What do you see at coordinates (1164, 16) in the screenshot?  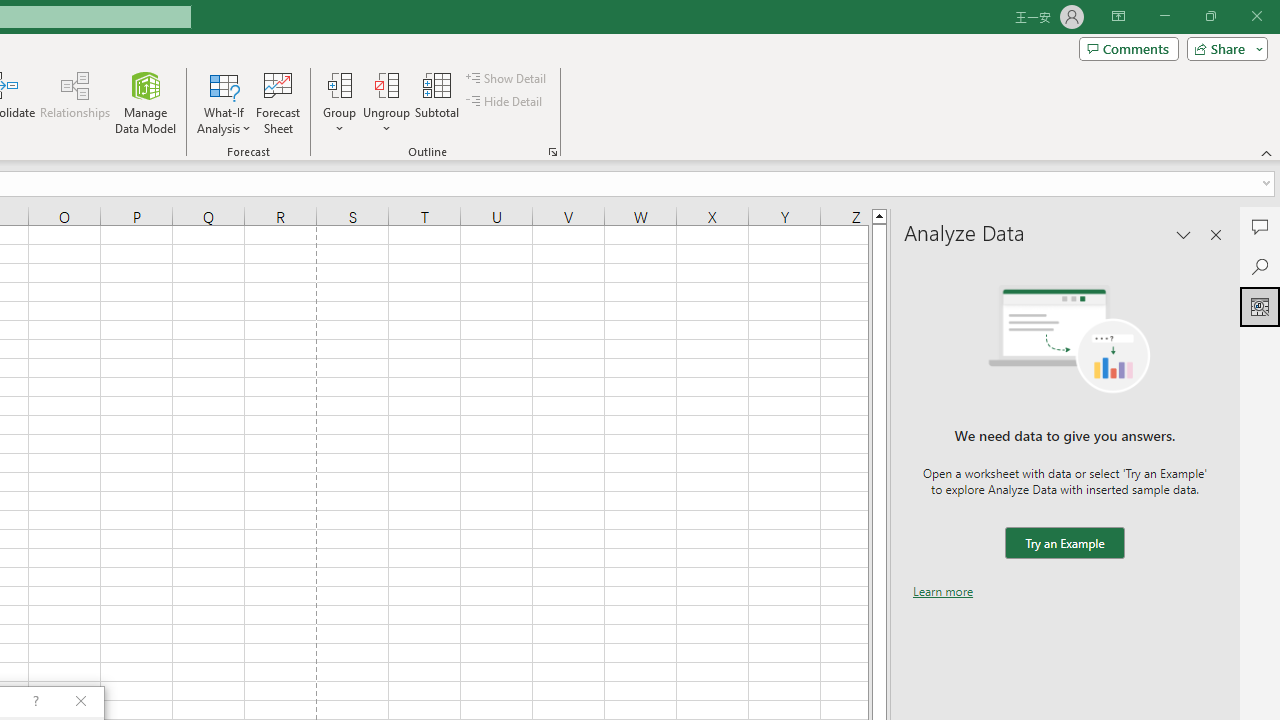 I see `'Minimize'` at bounding box center [1164, 16].